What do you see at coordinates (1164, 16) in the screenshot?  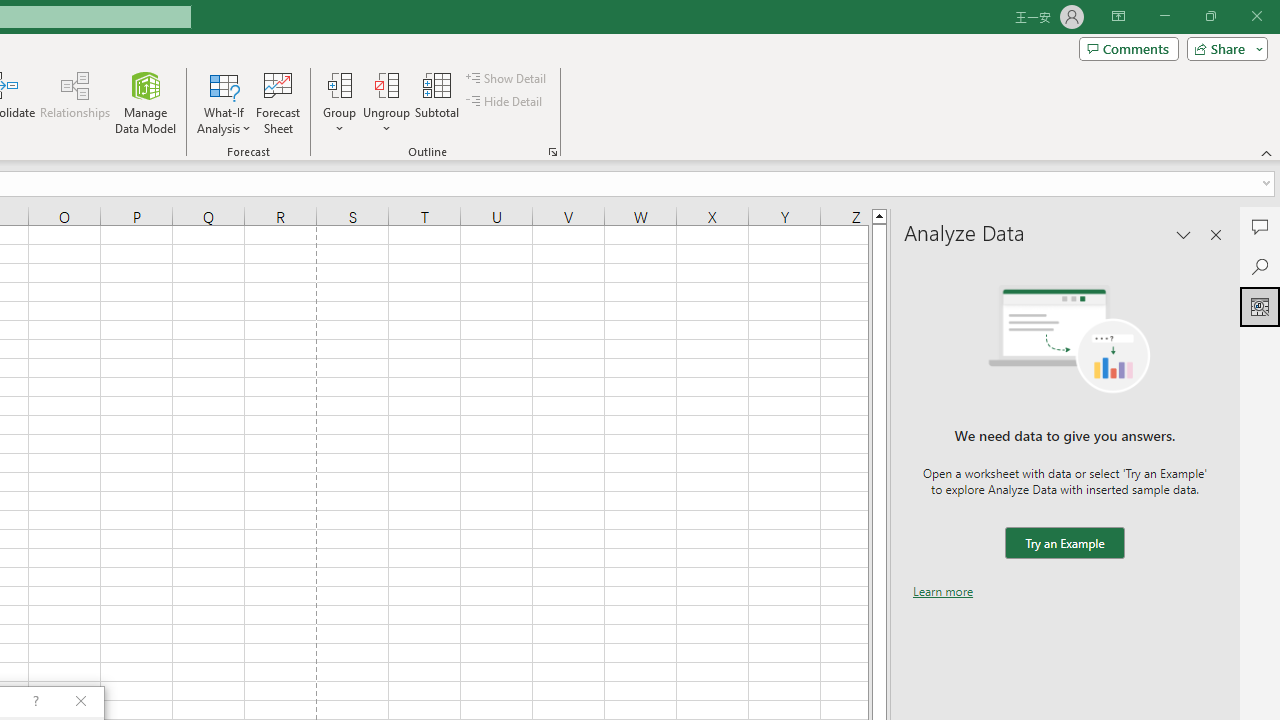 I see `'Minimize'` at bounding box center [1164, 16].